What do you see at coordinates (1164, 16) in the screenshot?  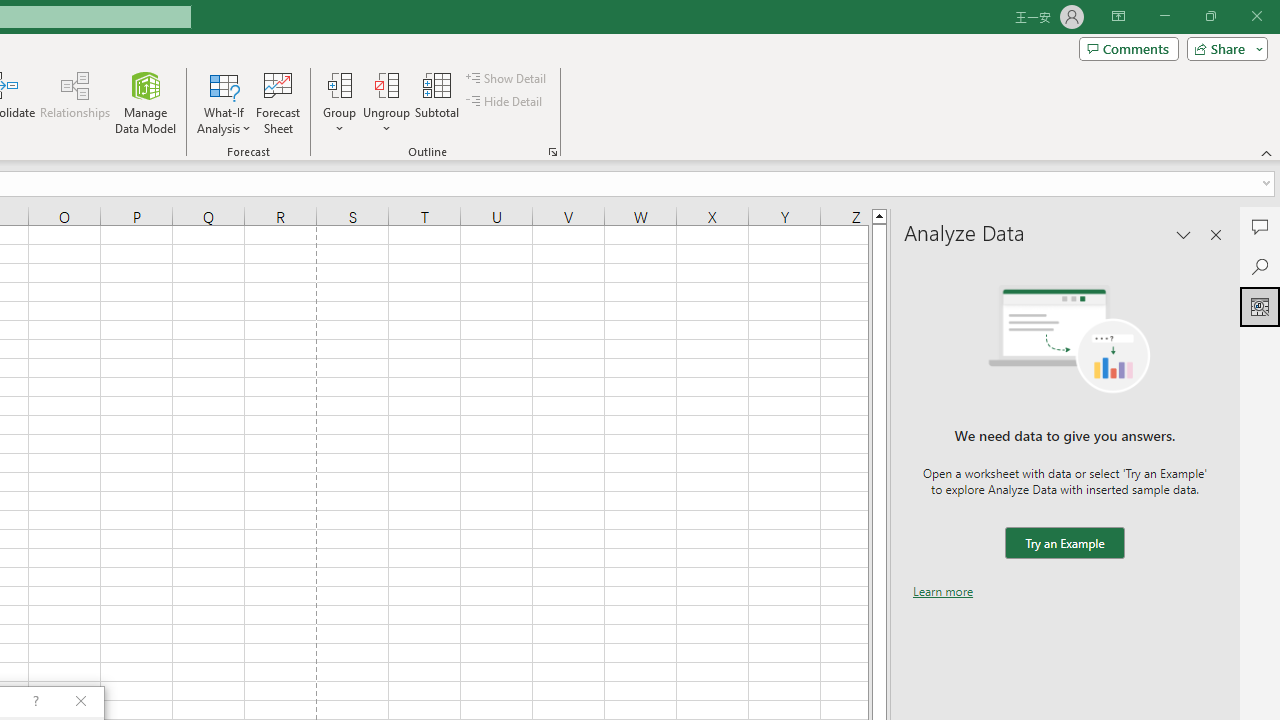 I see `'Minimize'` at bounding box center [1164, 16].